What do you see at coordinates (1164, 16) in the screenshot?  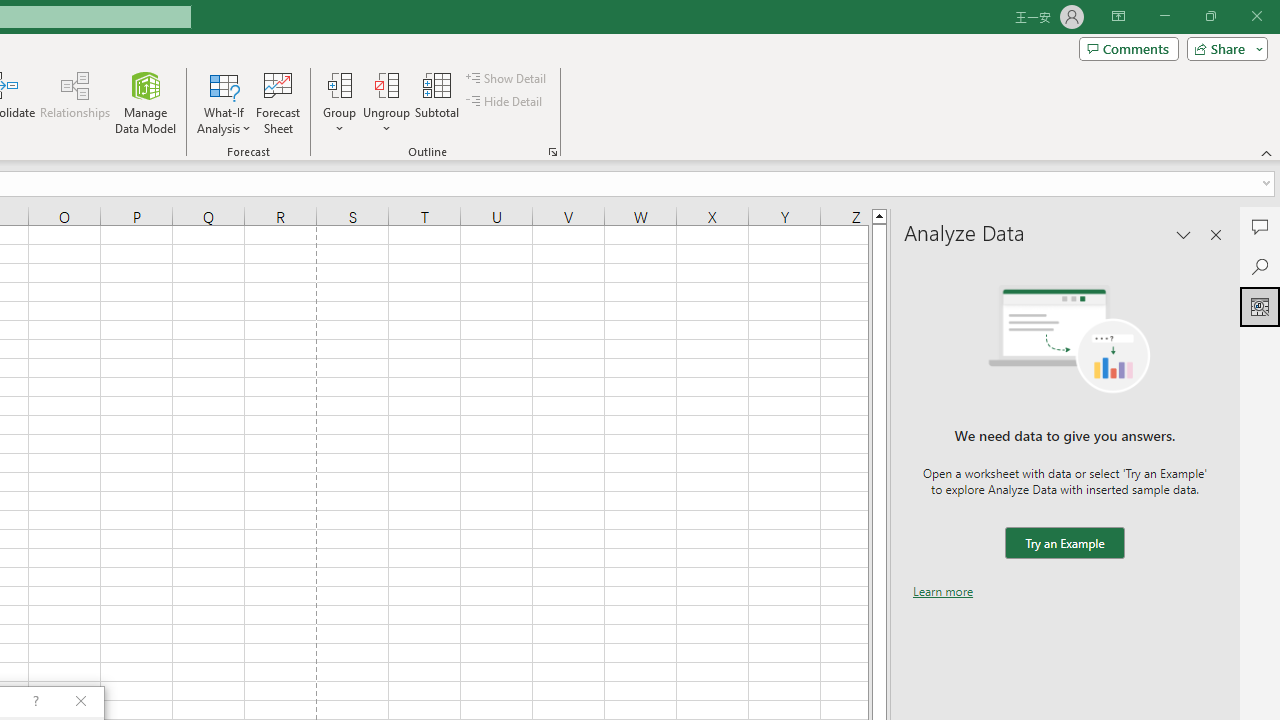 I see `'Minimize'` at bounding box center [1164, 16].